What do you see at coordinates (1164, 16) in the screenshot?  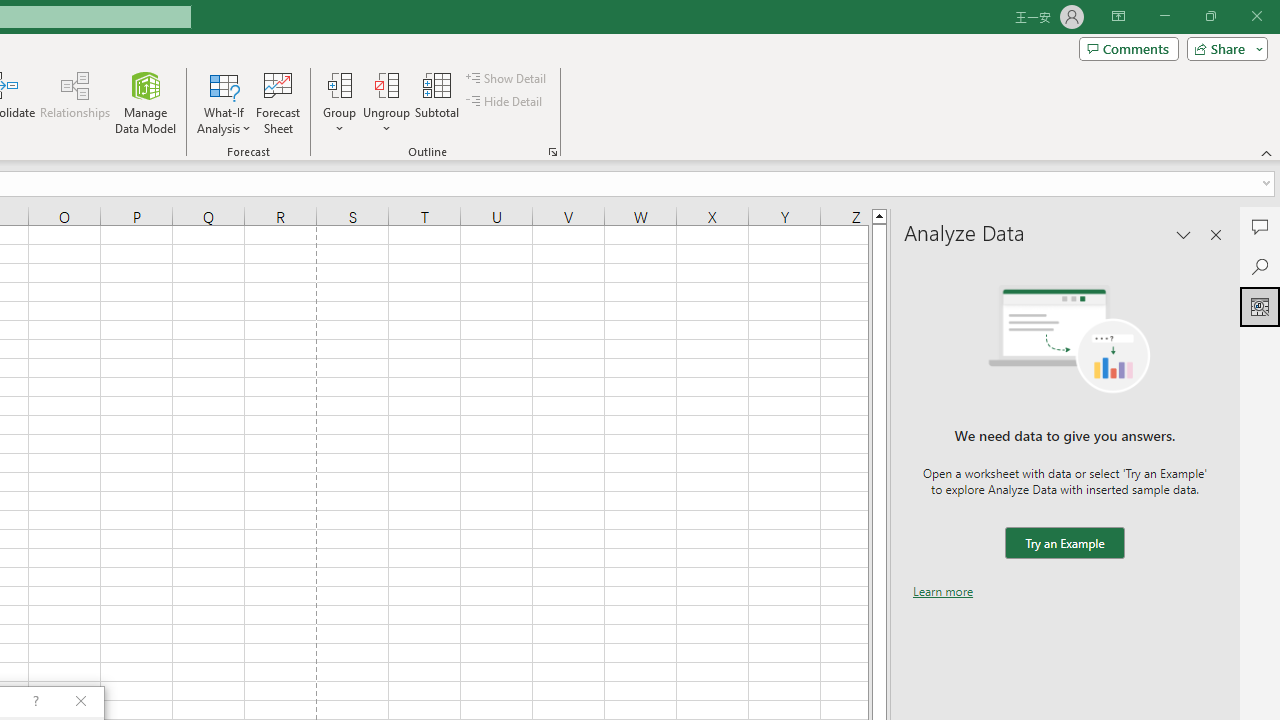 I see `'Minimize'` at bounding box center [1164, 16].